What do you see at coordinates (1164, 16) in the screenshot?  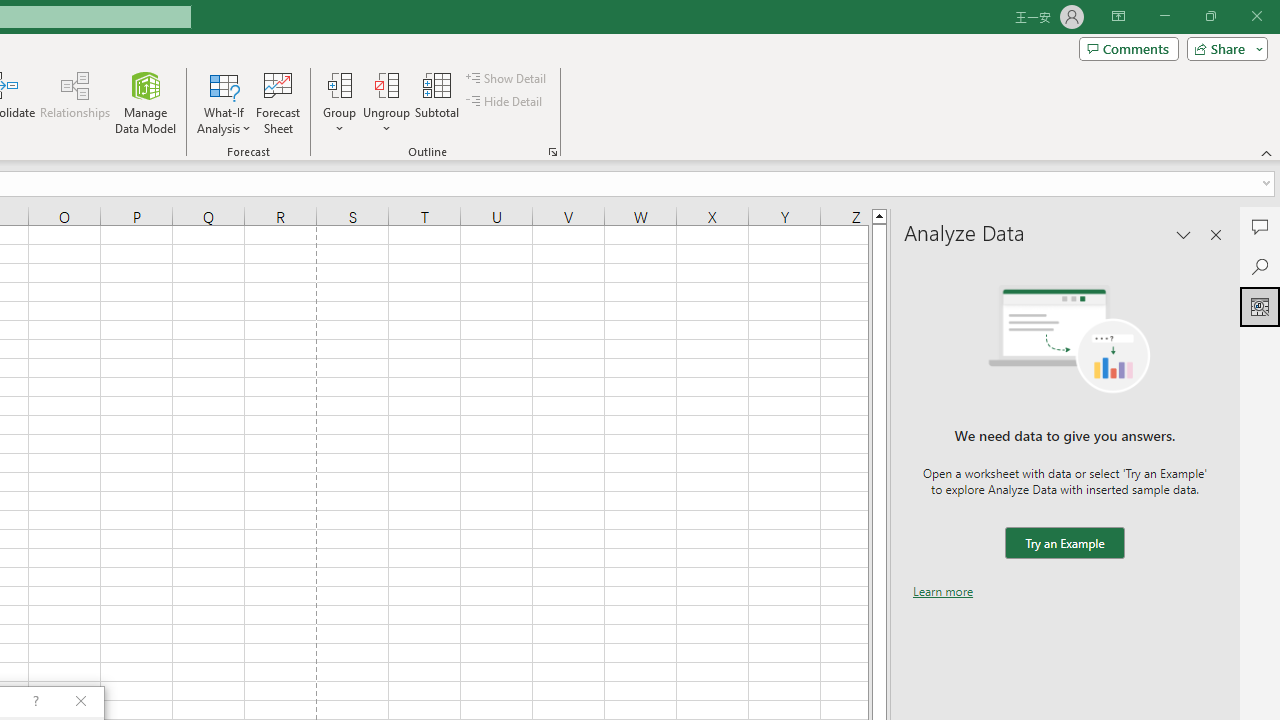 I see `'Minimize'` at bounding box center [1164, 16].